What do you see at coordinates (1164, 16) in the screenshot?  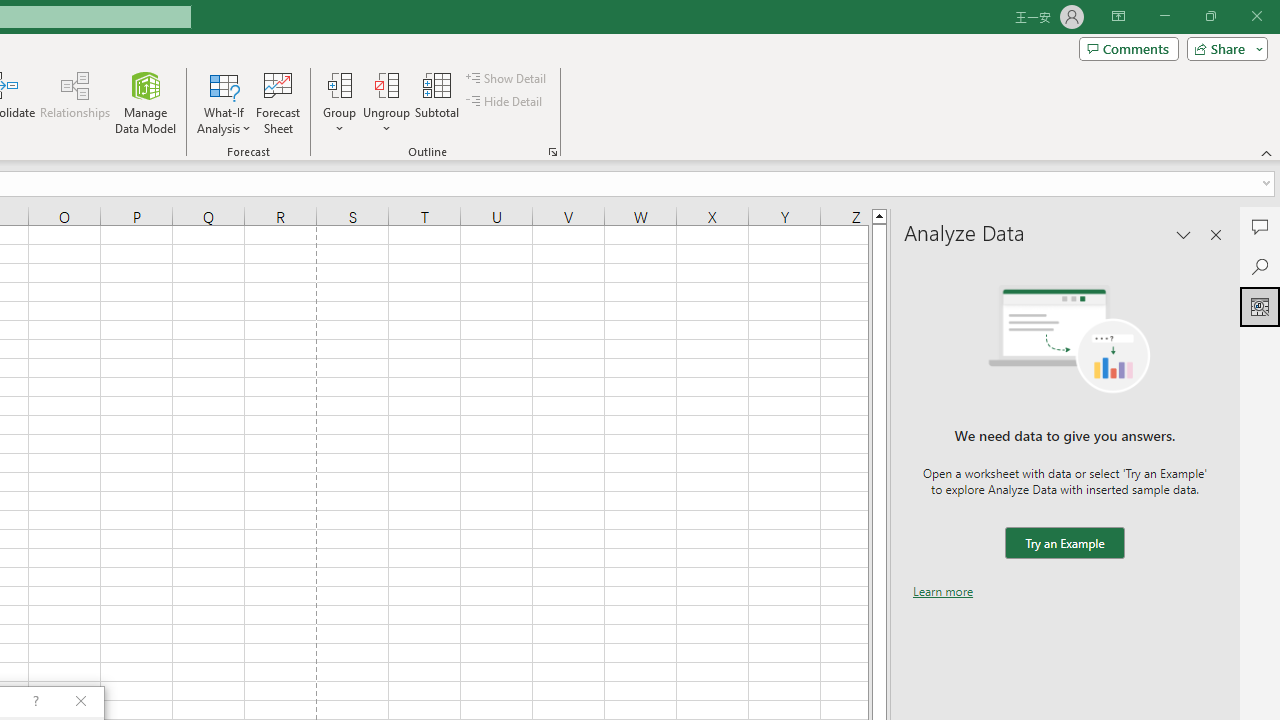 I see `'Minimize'` at bounding box center [1164, 16].